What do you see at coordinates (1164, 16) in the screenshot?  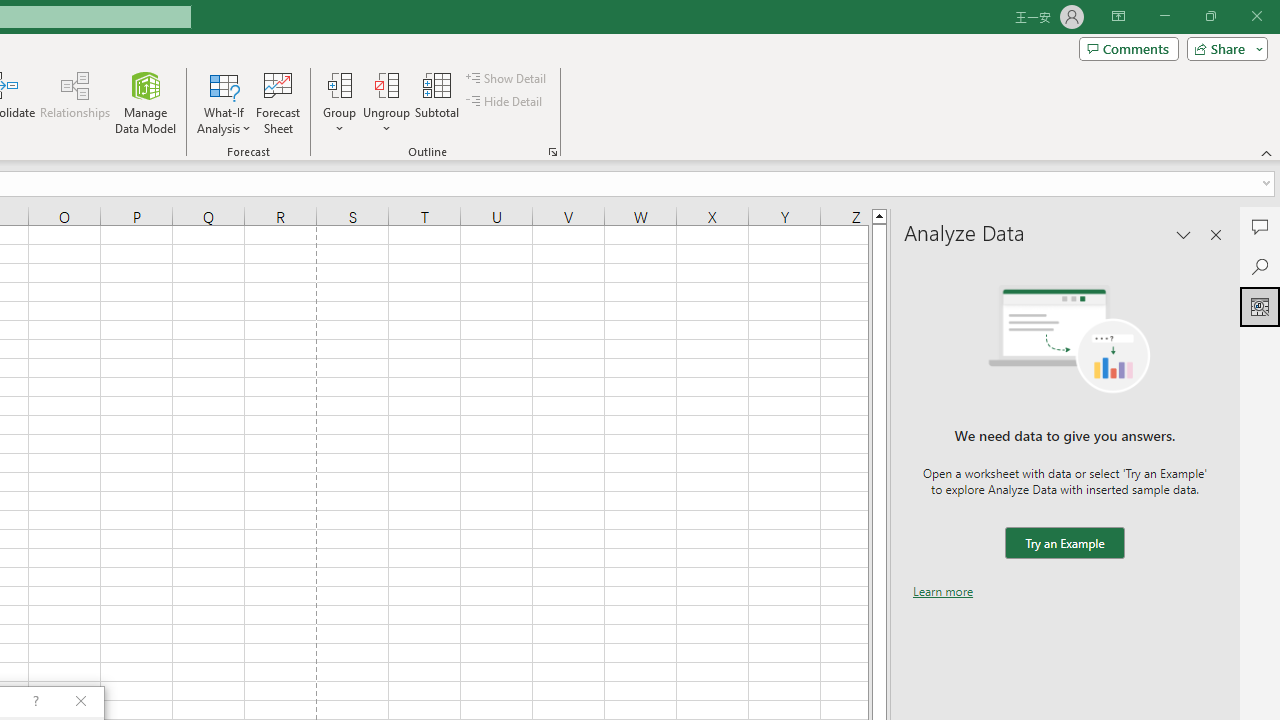 I see `'Minimize'` at bounding box center [1164, 16].